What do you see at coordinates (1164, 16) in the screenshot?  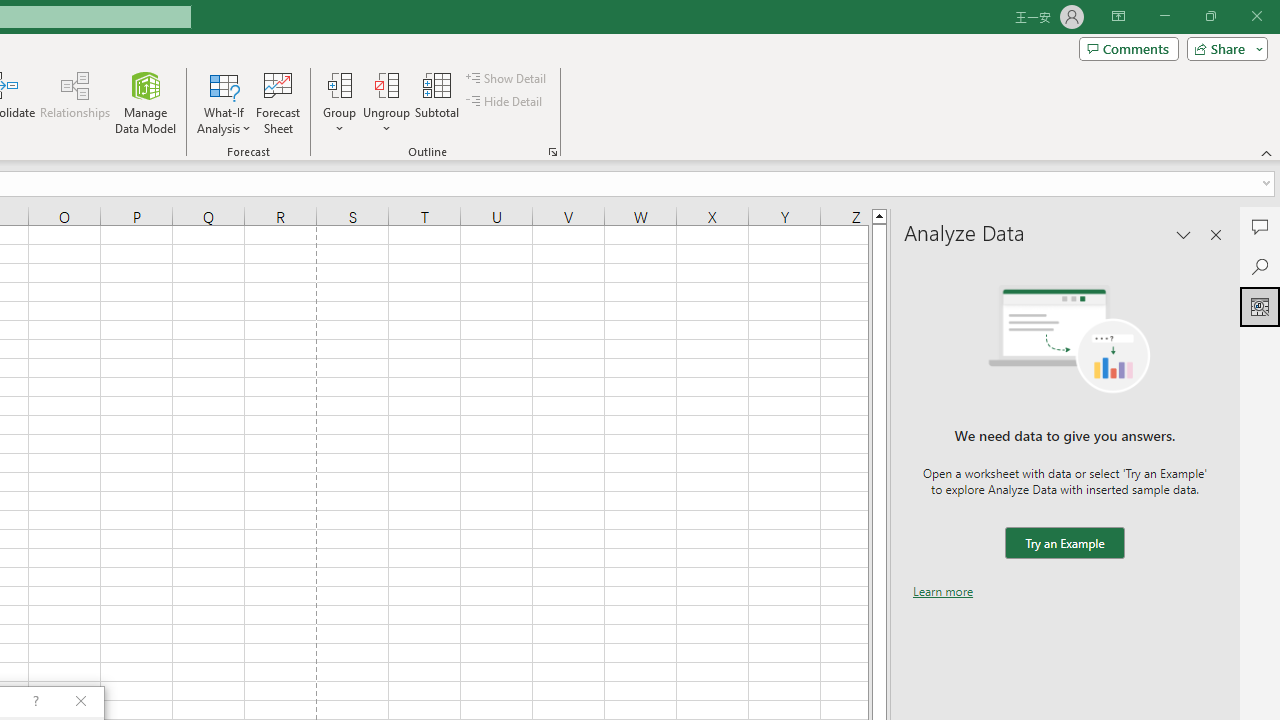 I see `'Minimize'` at bounding box center [1164, 16].